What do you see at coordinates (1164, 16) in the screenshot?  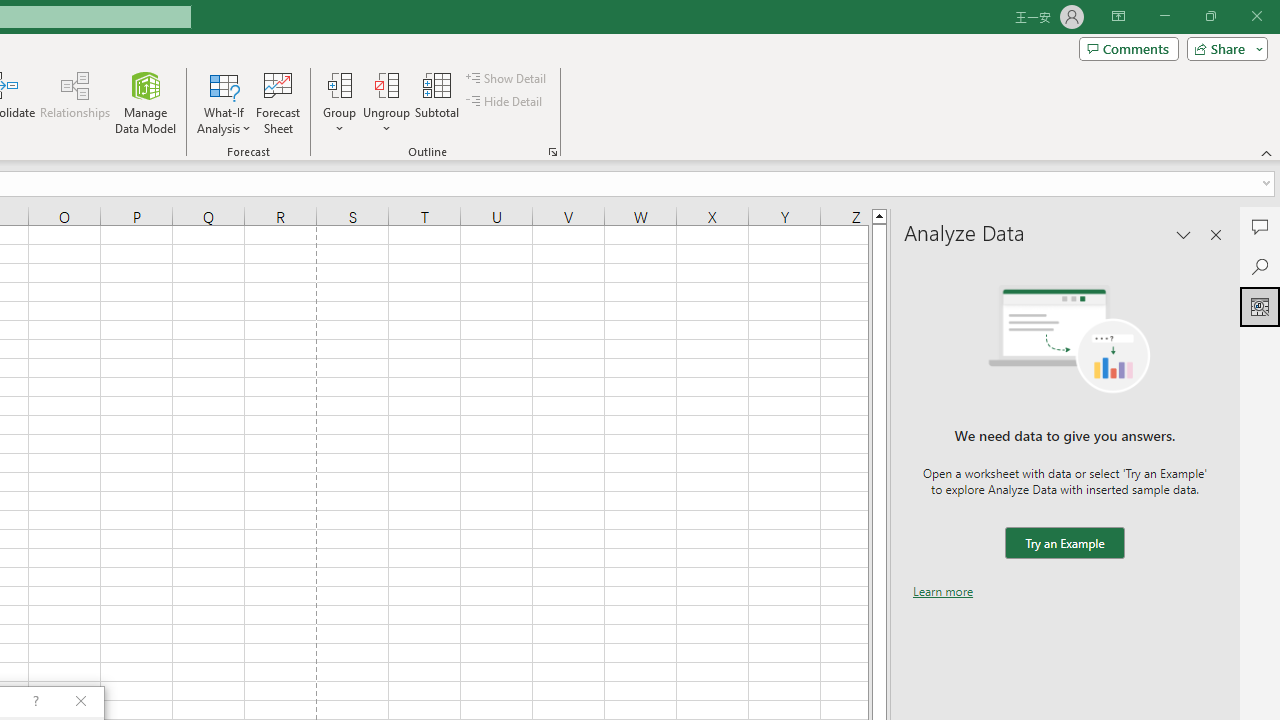 I see `'Minimize'` at bounding box center [1164, 16].